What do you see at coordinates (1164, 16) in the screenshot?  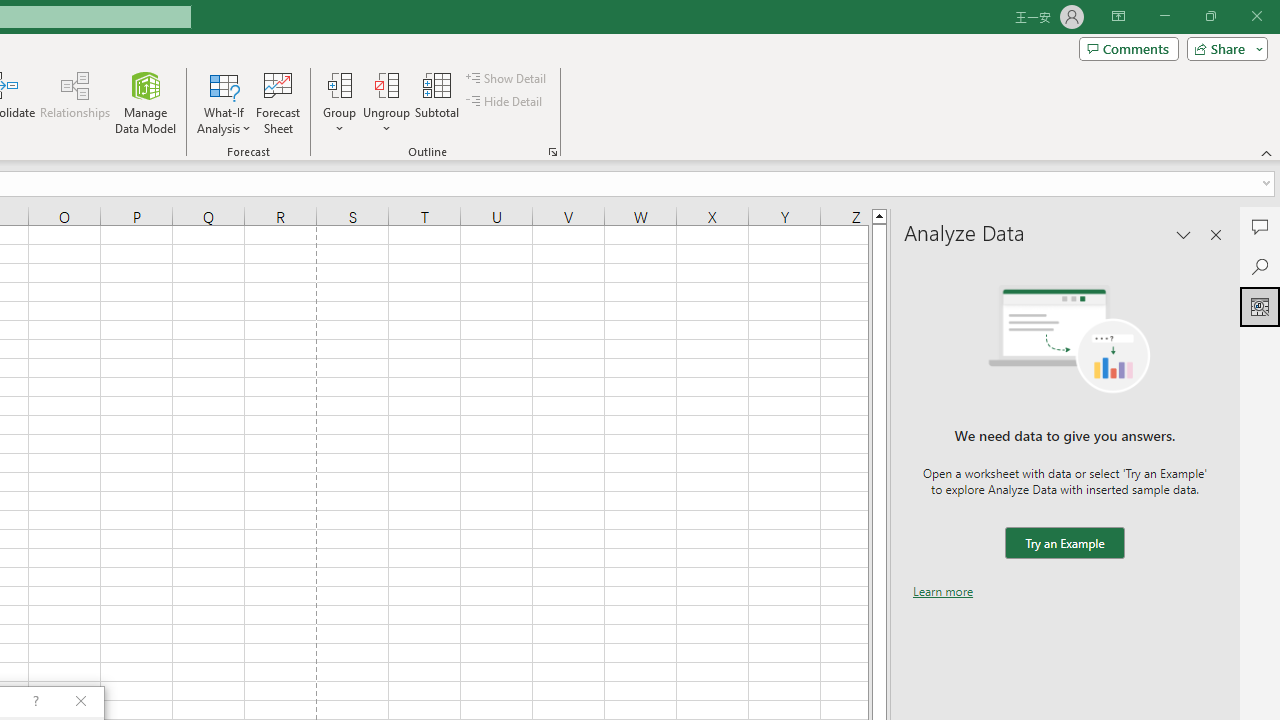 I see `'Minimize'` at bounding box center [1164, 16].